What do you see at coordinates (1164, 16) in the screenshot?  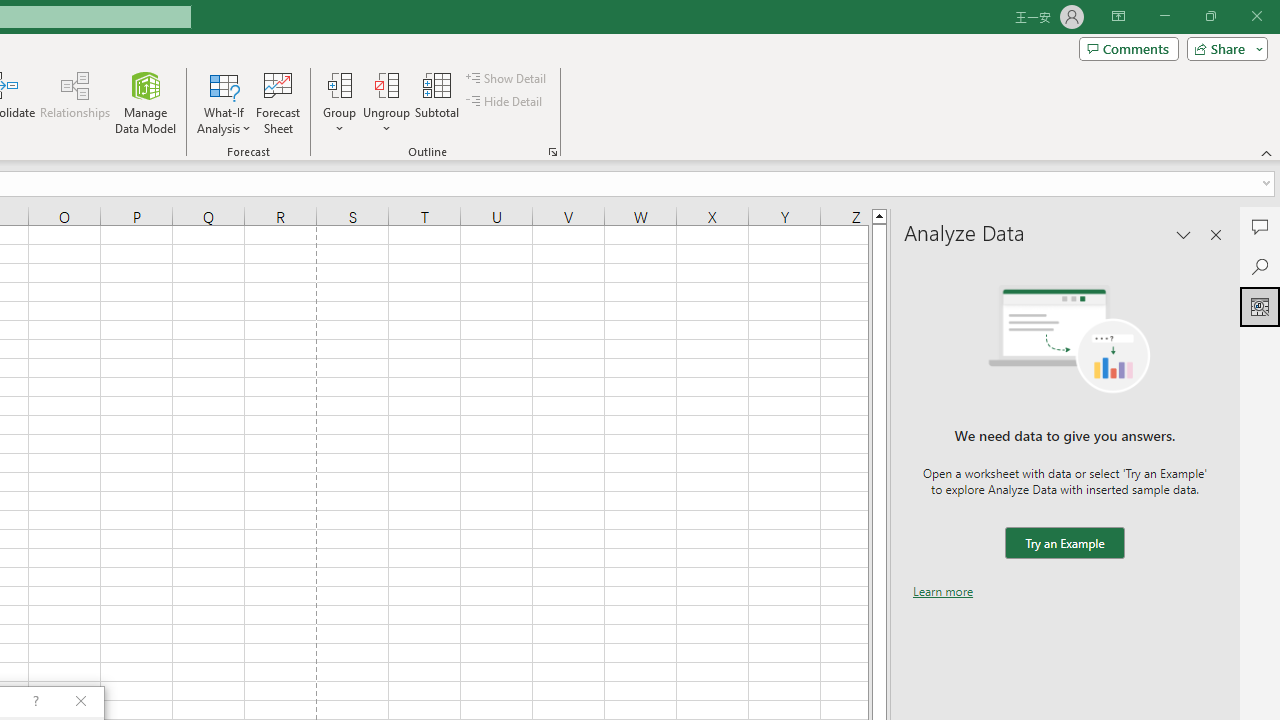 I see `'Minimize'` at bounding box center [1164, 16].